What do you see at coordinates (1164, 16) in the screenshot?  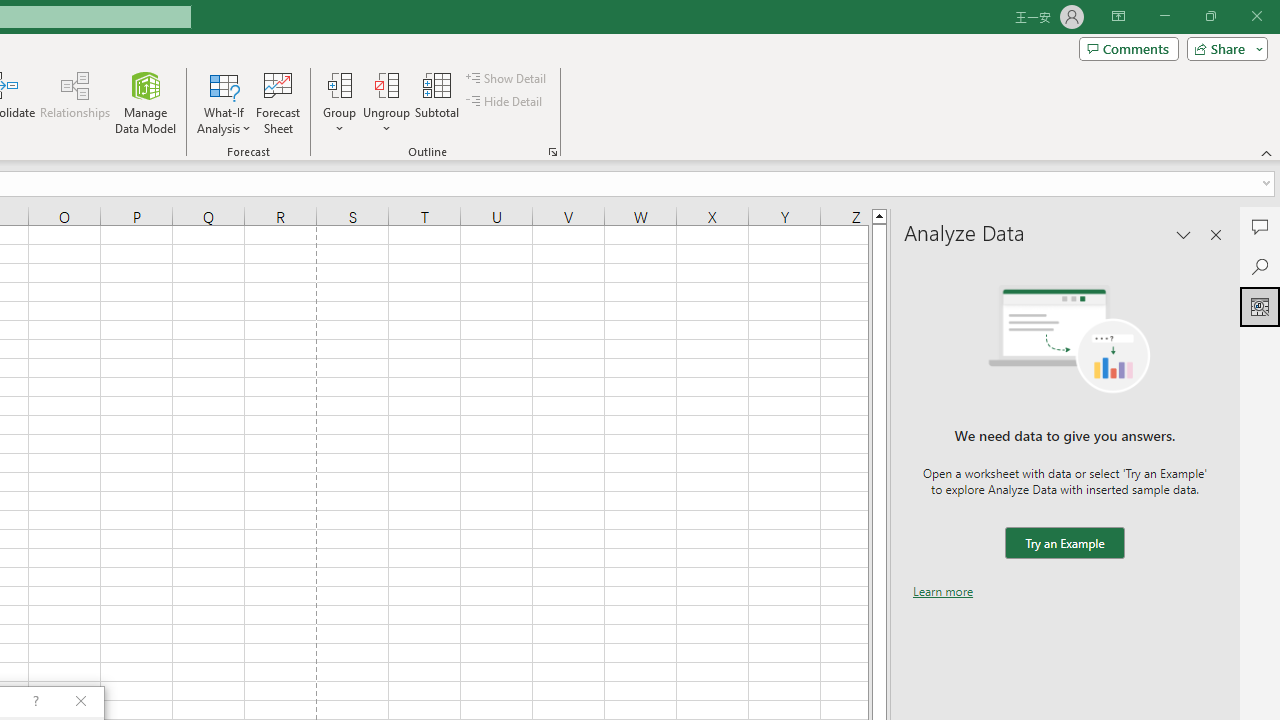 I see `'Minimize'` at bounding box center [1164, 16].